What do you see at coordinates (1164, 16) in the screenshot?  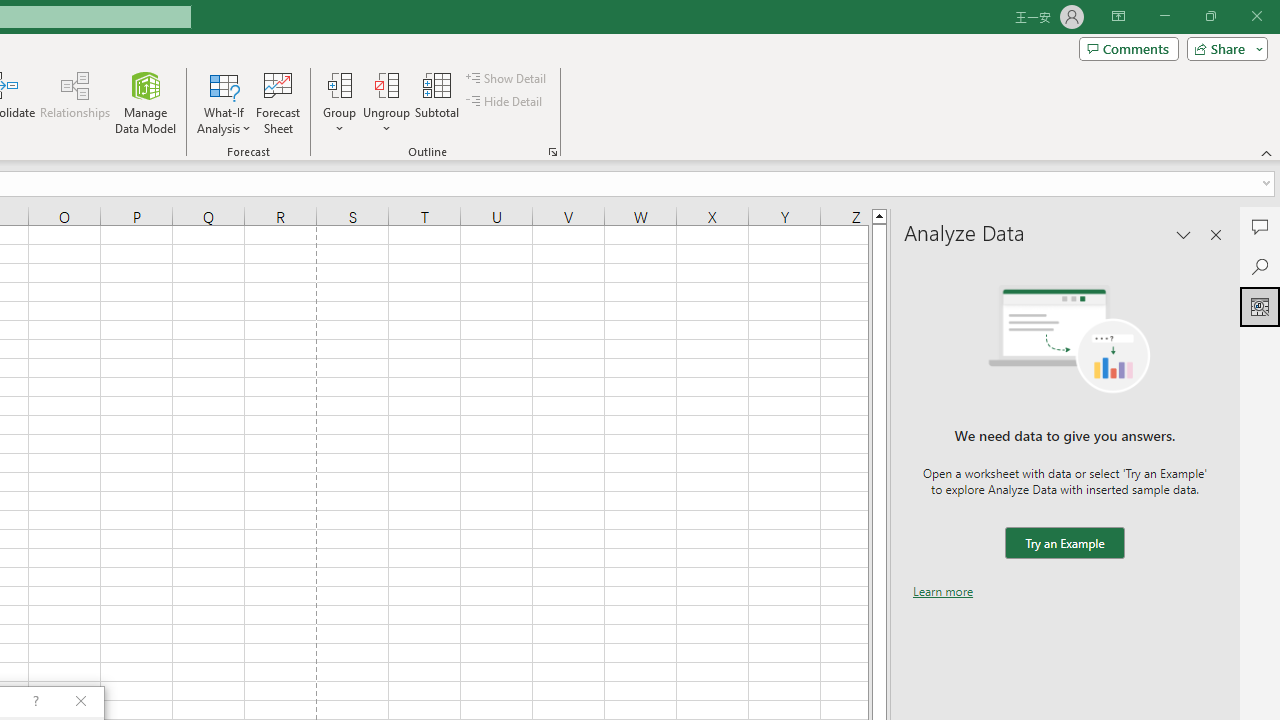 I see `'Minimize'` at bounding box center [1164, 16].